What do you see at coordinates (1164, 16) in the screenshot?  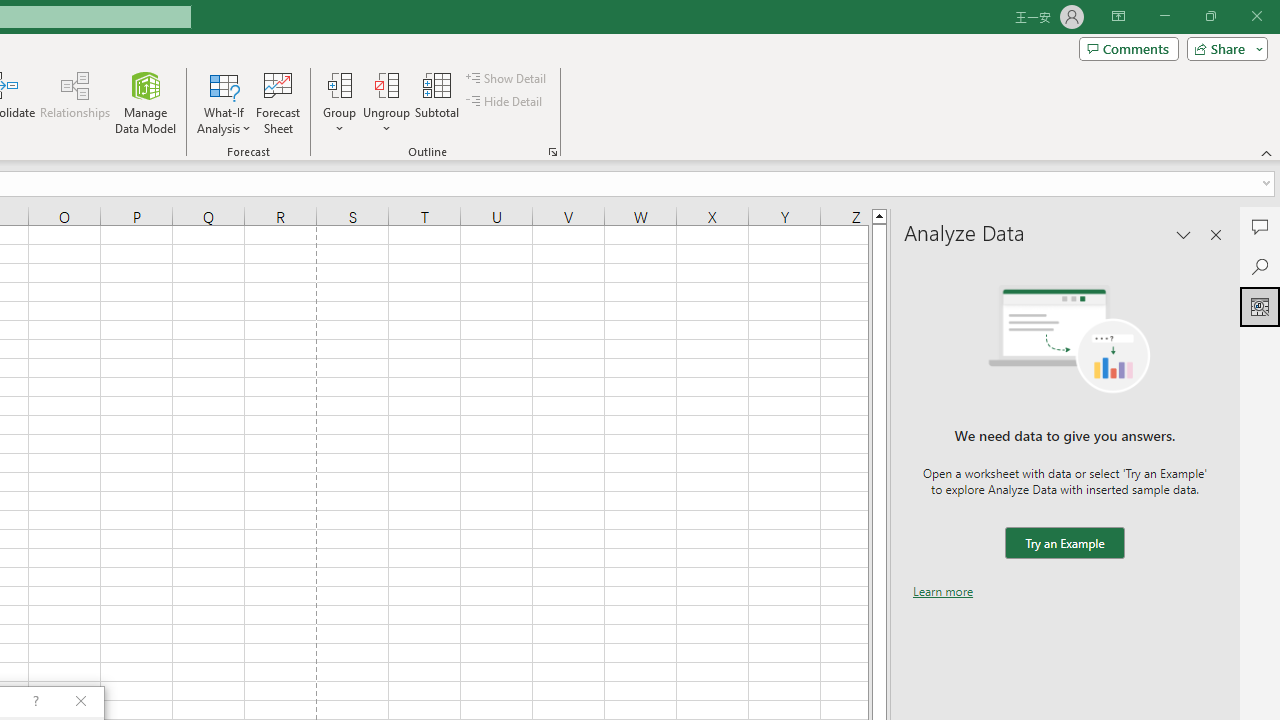 I see `'Minimize'` at bounding box center [1164, 16].